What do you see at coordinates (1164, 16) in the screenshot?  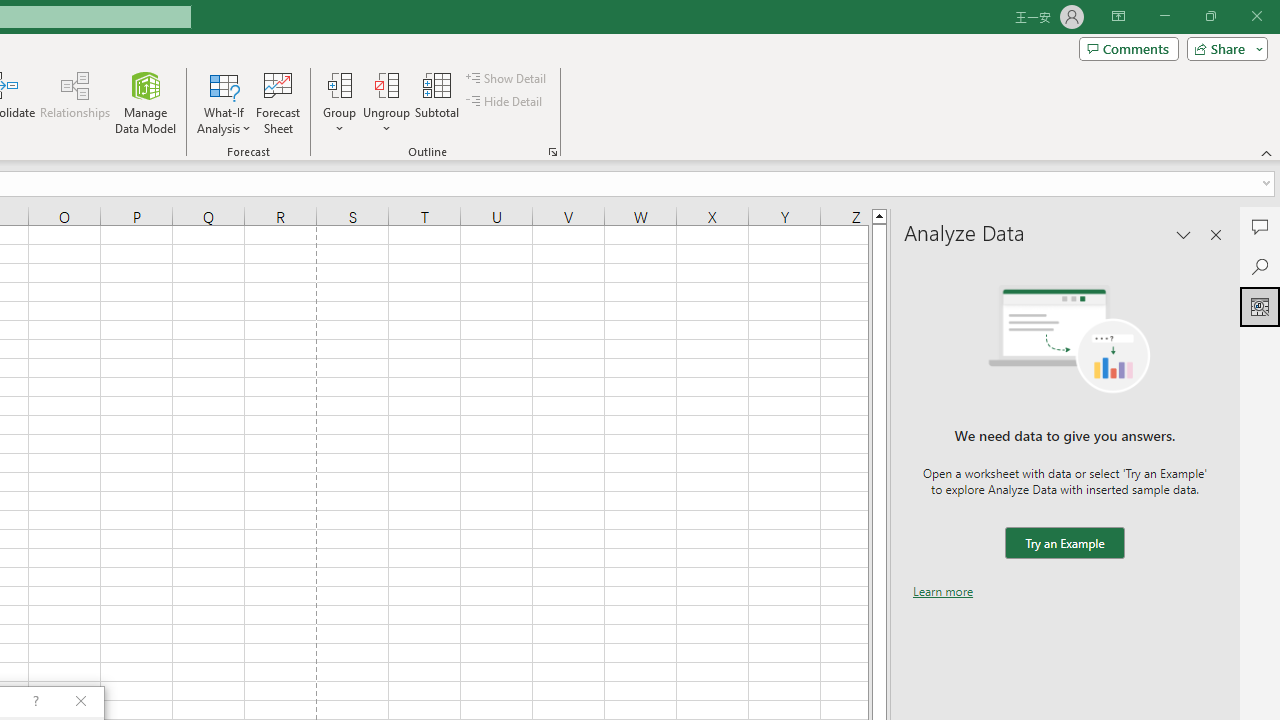 I see `'Minimize'` at bounding box center [1164, 16].